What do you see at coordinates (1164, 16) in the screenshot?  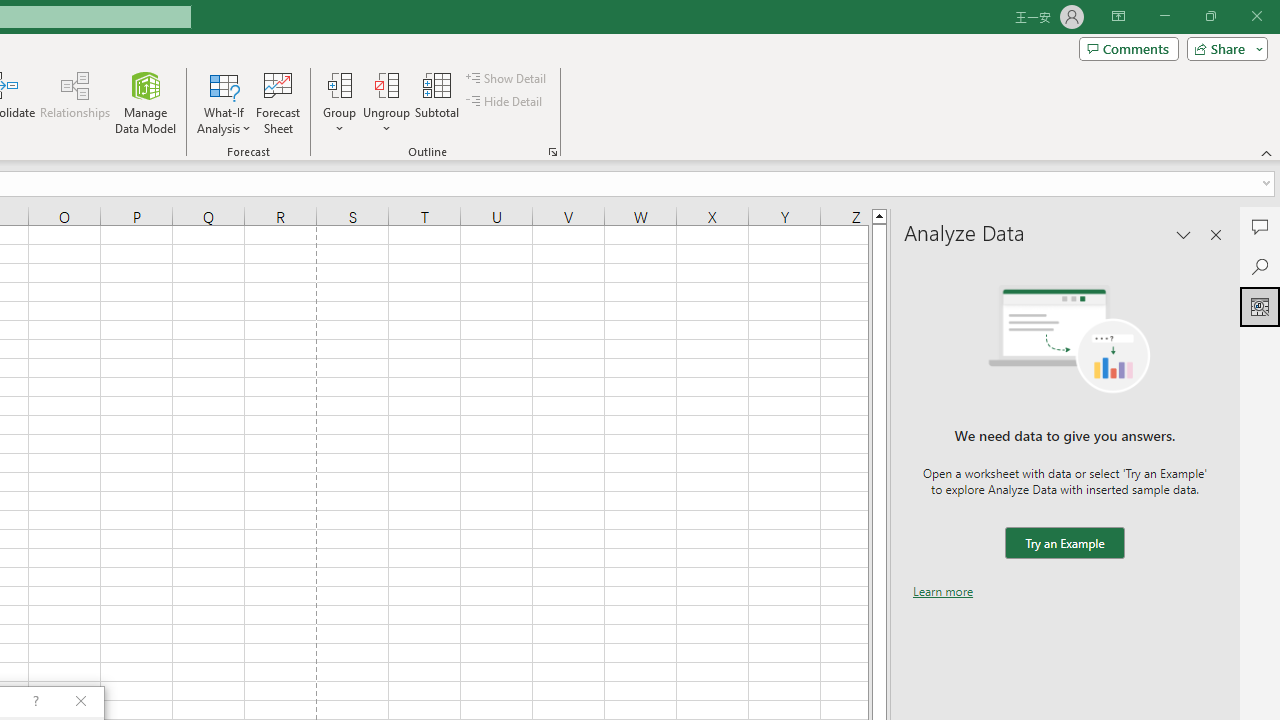 I see `'Minimize'` at bounding box center [1164, 16].